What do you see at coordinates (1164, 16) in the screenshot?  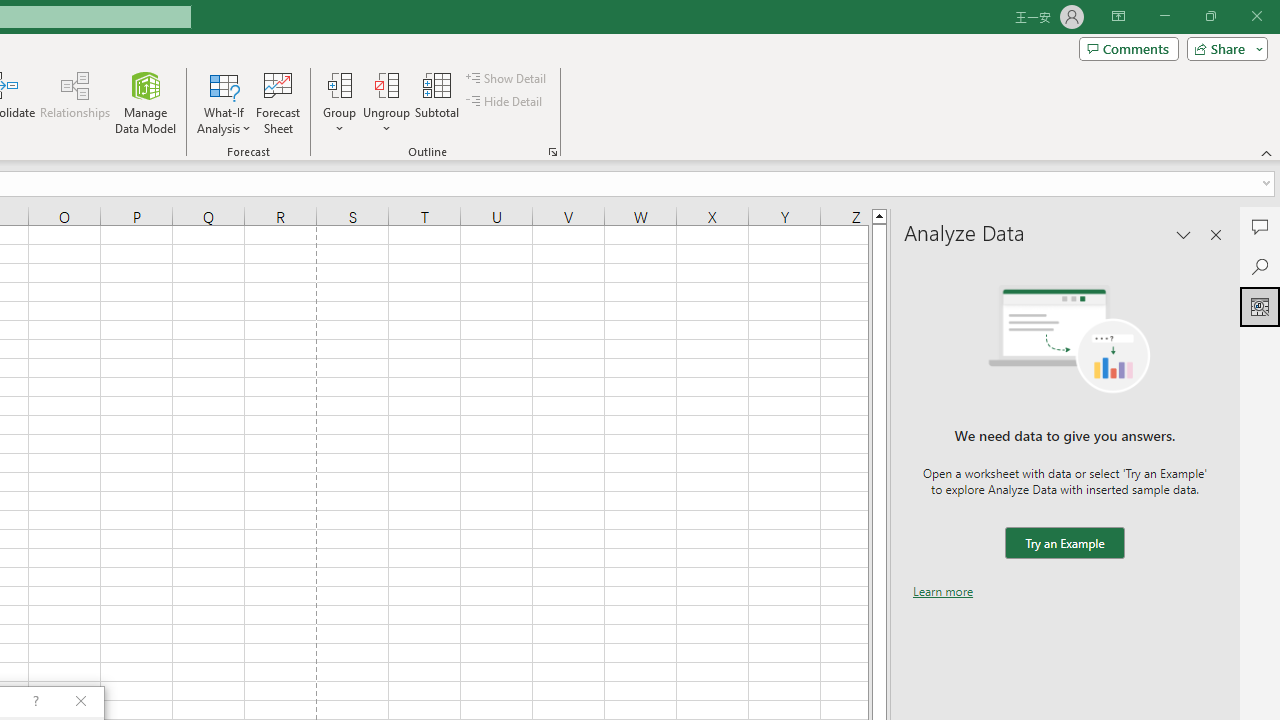 I see `'Minimize'` at bounding box center [1164, 16].